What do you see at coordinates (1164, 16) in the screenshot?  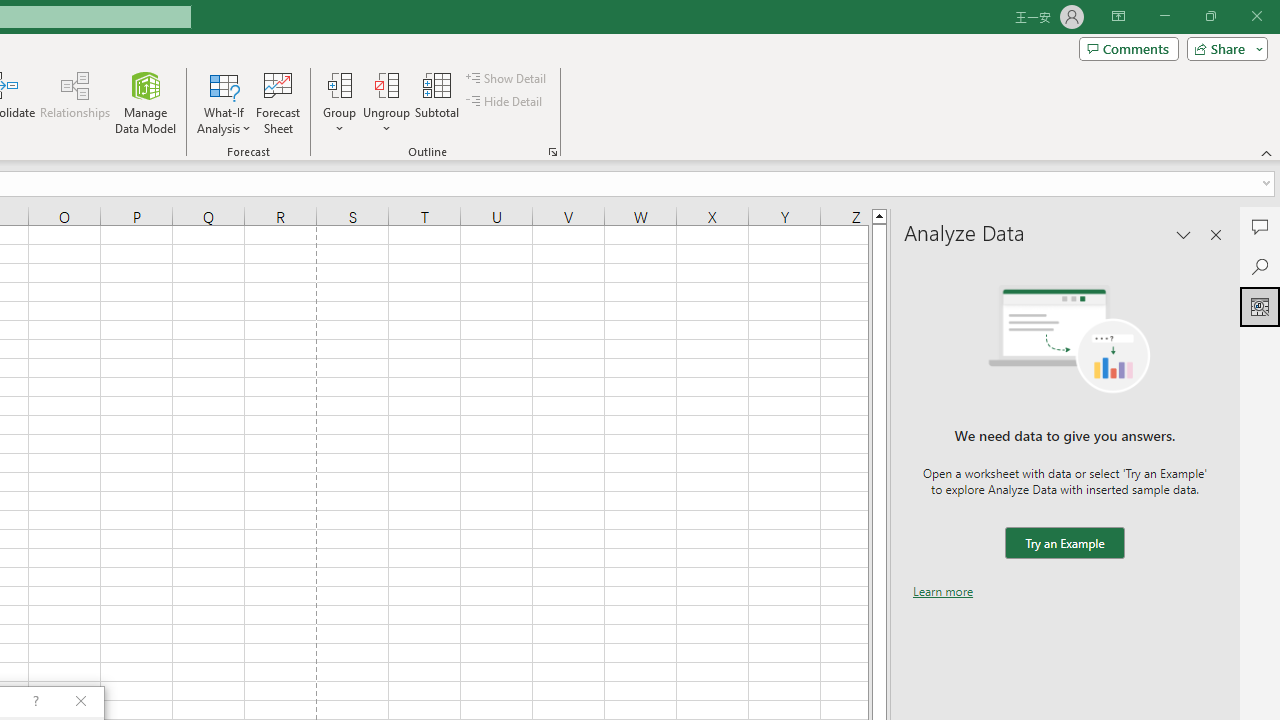 I see `'Minimize'` at bounding box center [1164, 16].